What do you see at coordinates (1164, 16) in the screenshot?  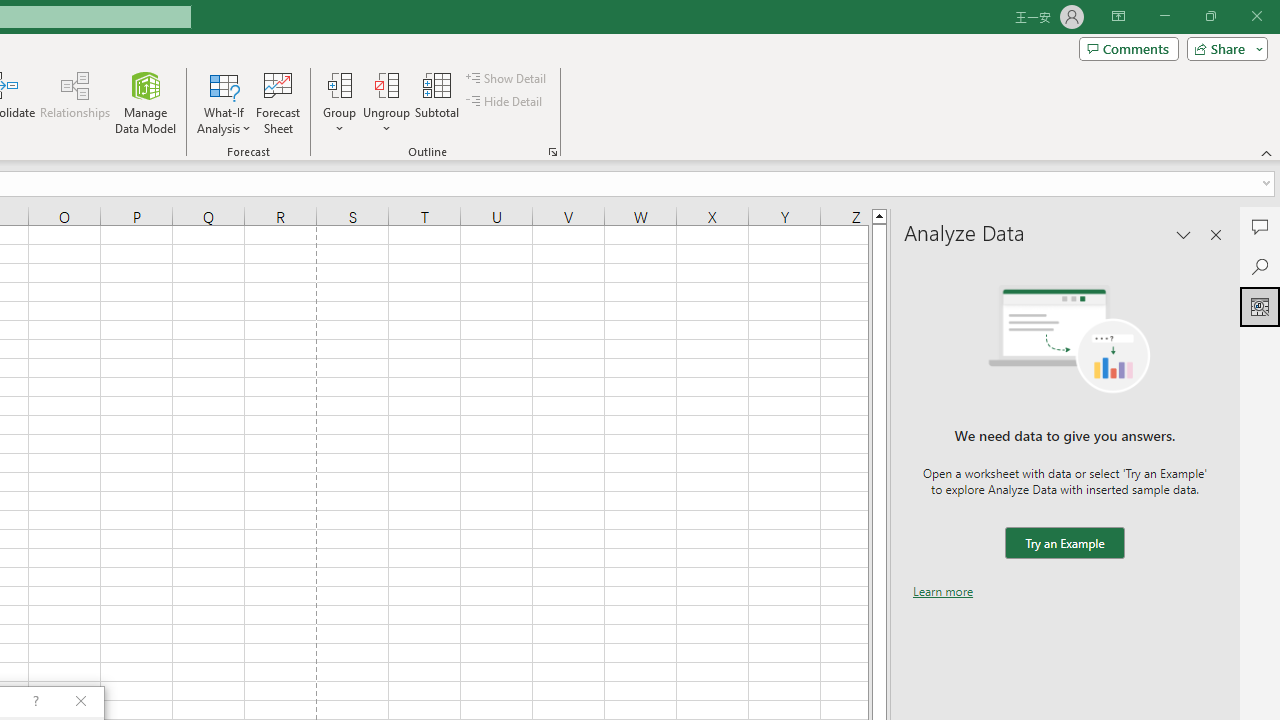 I see `'Minimize'` at bounding box center [1164, 16].